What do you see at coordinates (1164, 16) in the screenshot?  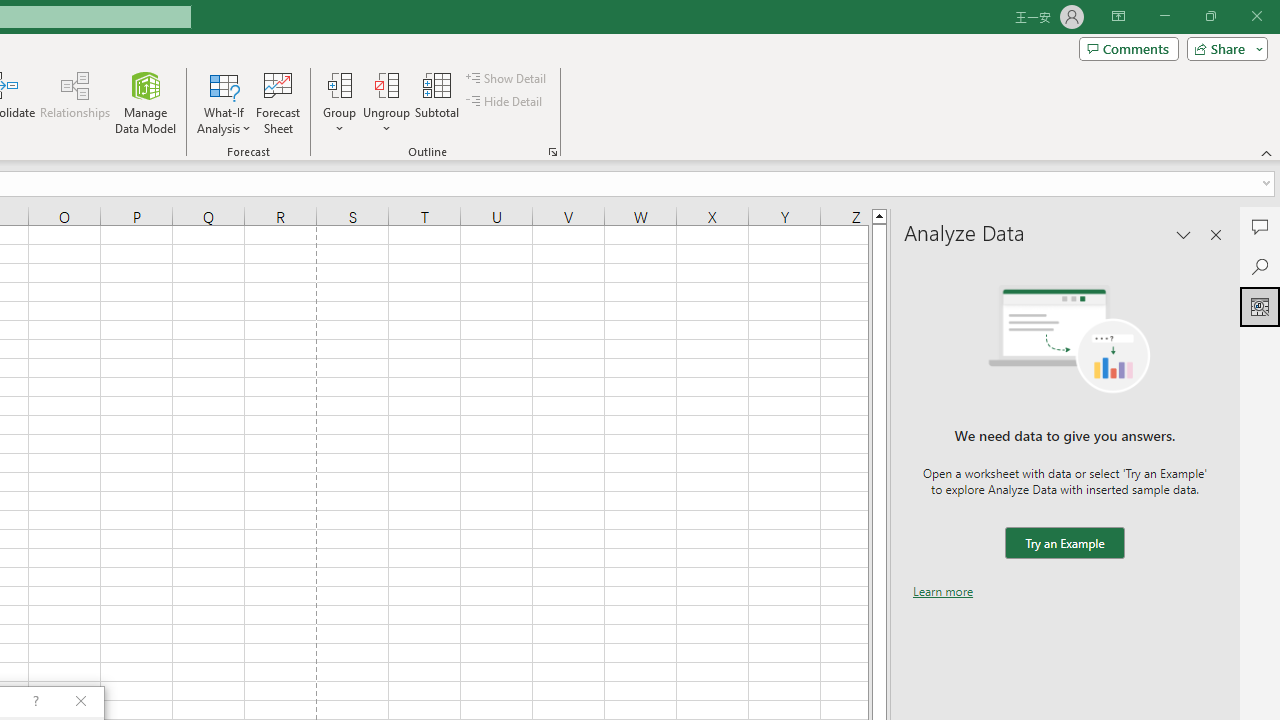 I see `'Minimize'` at bounding box center [1164, 16].